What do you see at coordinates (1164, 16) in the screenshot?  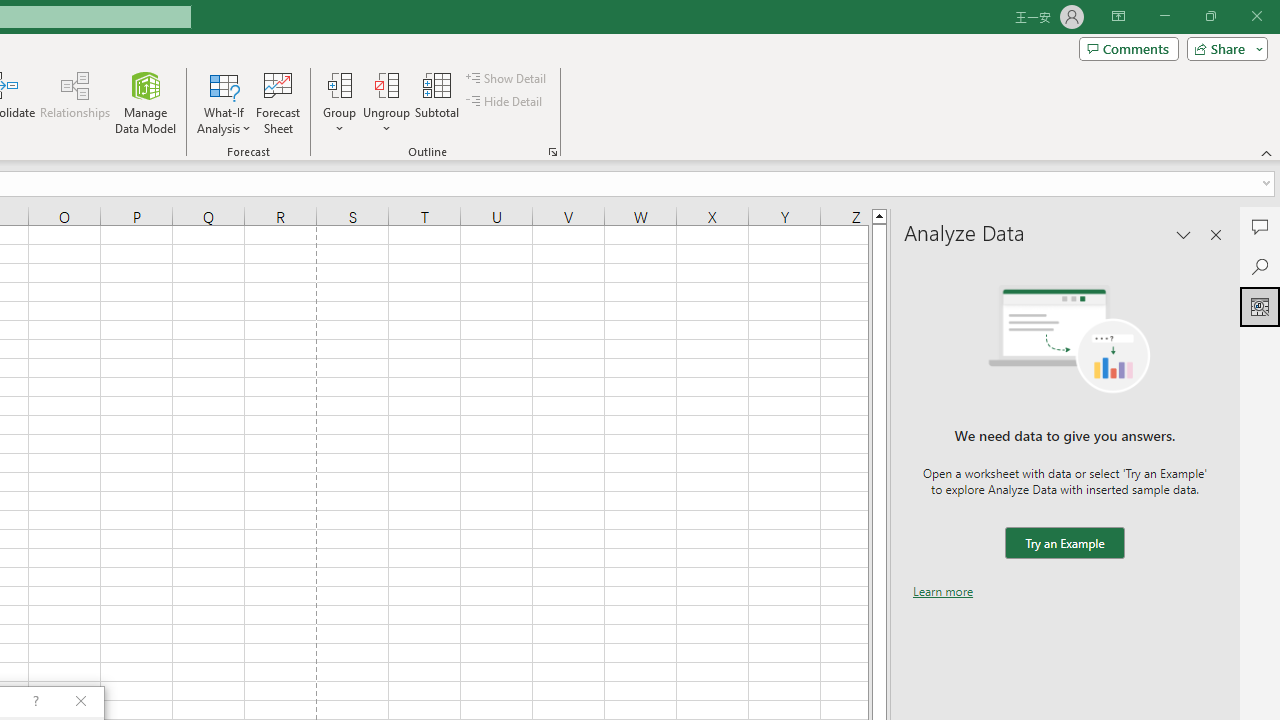 I see `'Minimize'` at bounding box center [1164, 16].